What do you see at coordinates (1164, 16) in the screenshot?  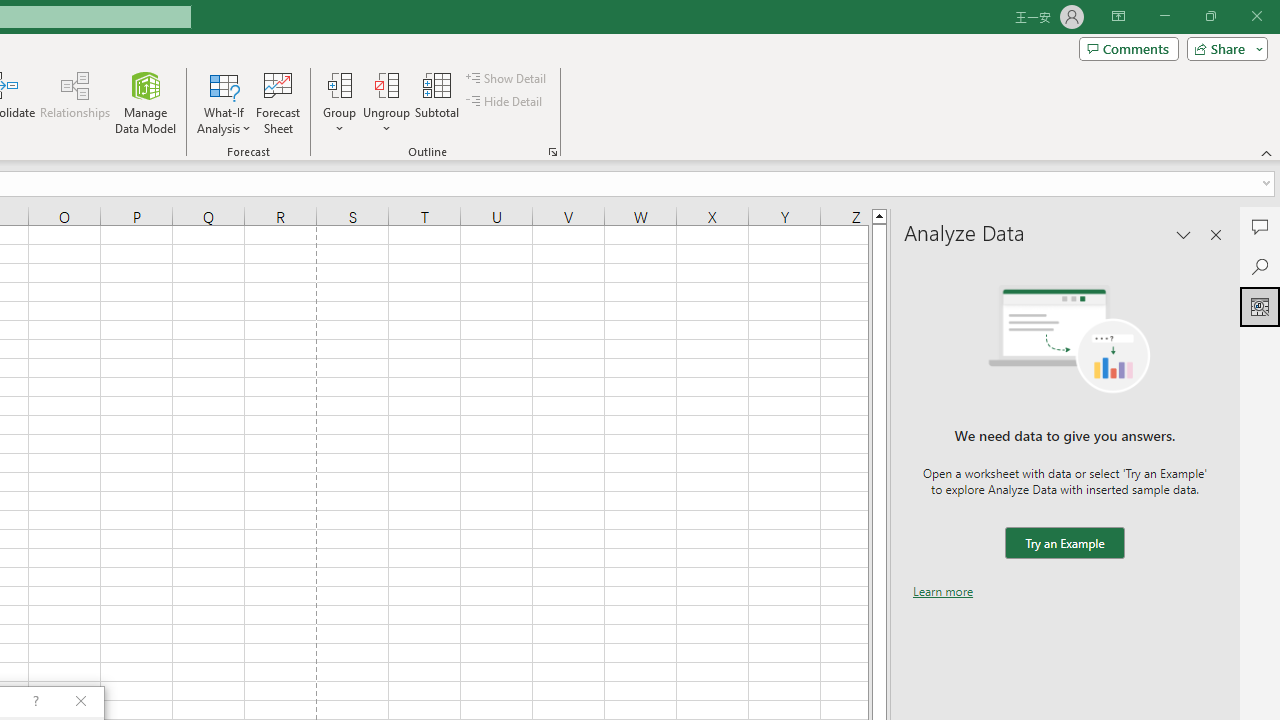 I see `'Minimize'` at bounding box center [1164, 16].